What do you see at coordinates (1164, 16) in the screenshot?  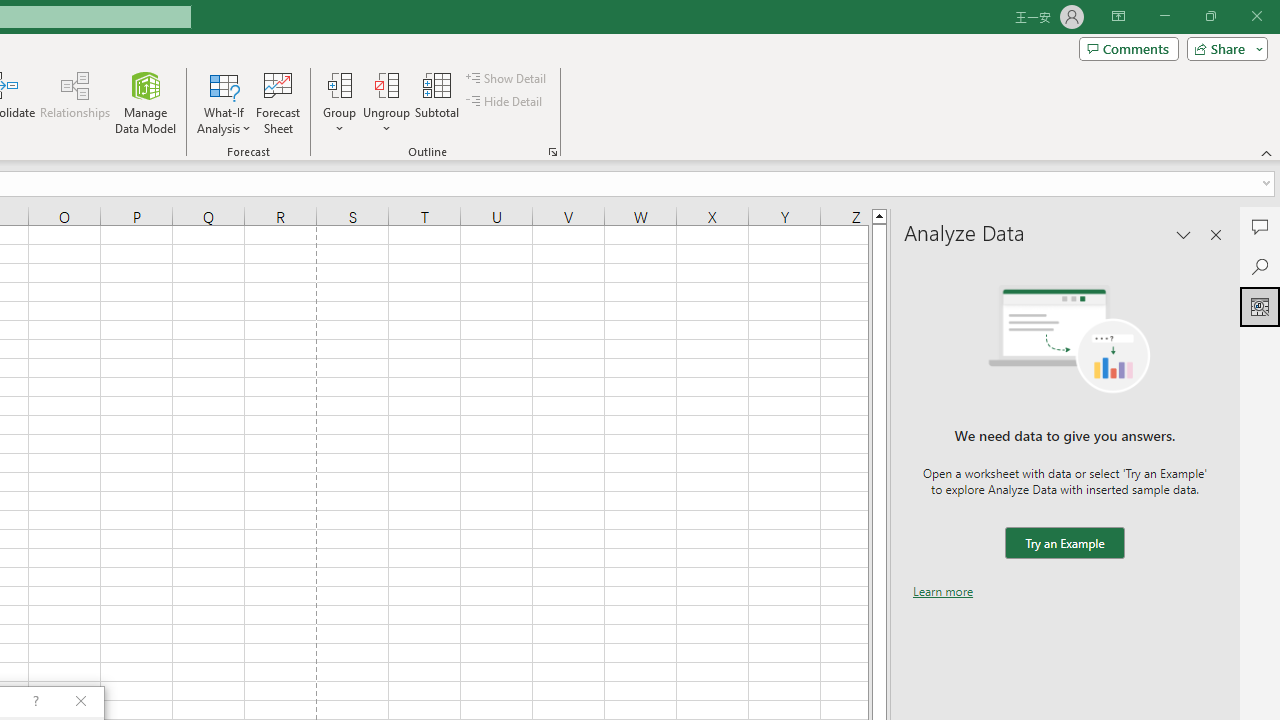 I see `'Minimize'` at bounding box center [1164, 16].